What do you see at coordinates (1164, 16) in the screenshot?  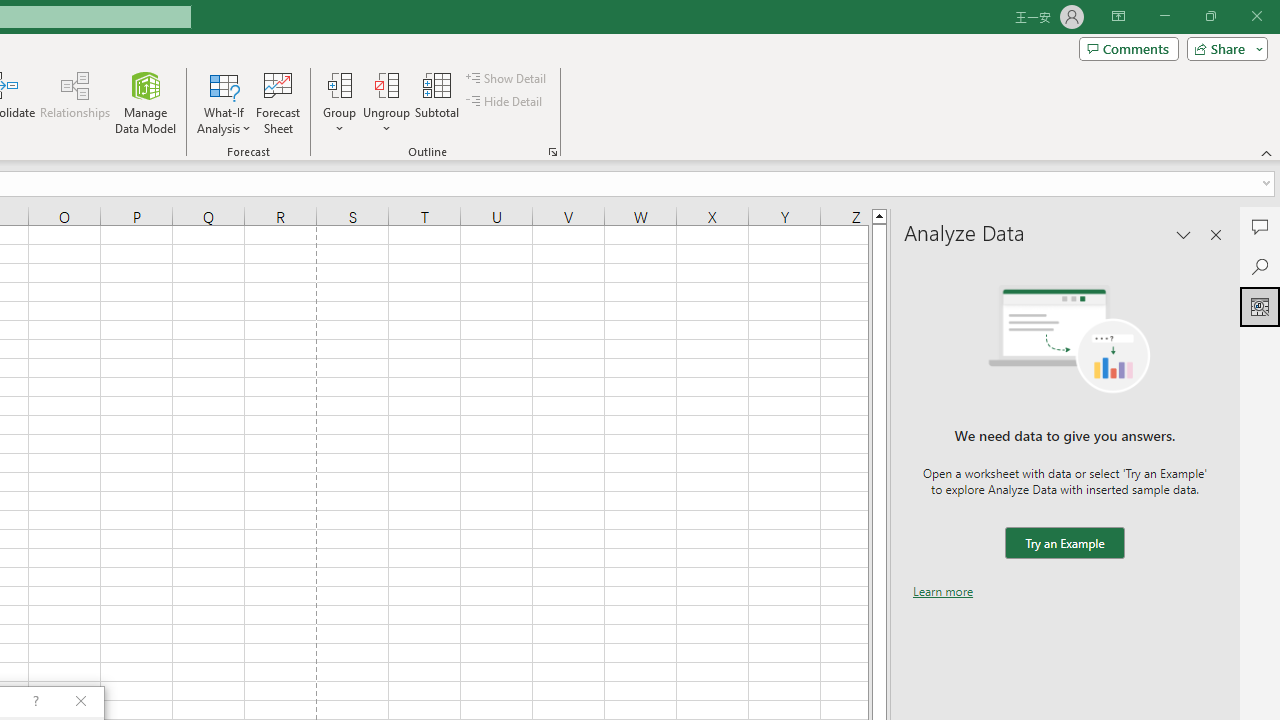 I see `'Minimize'` at bounding box center [1164, 16].